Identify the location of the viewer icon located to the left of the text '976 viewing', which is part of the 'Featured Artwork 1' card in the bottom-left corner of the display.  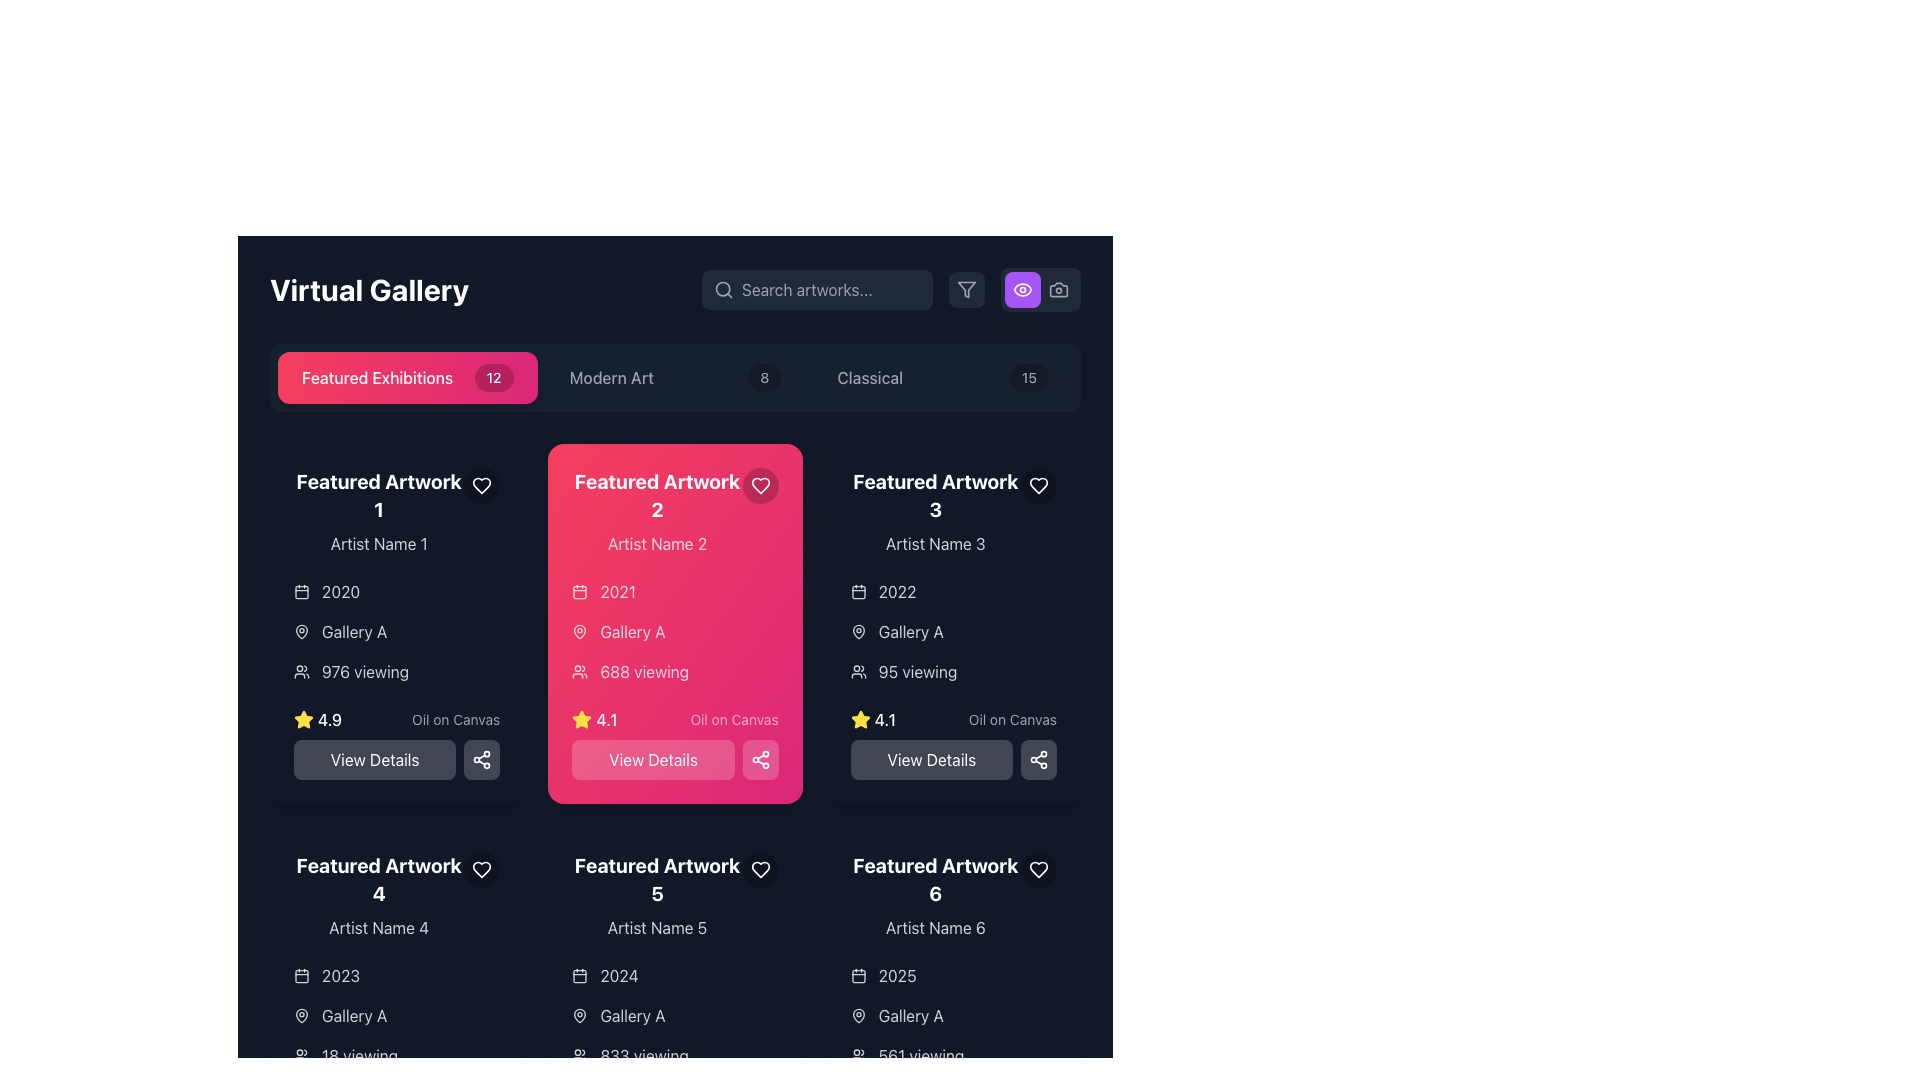
(301, 671).